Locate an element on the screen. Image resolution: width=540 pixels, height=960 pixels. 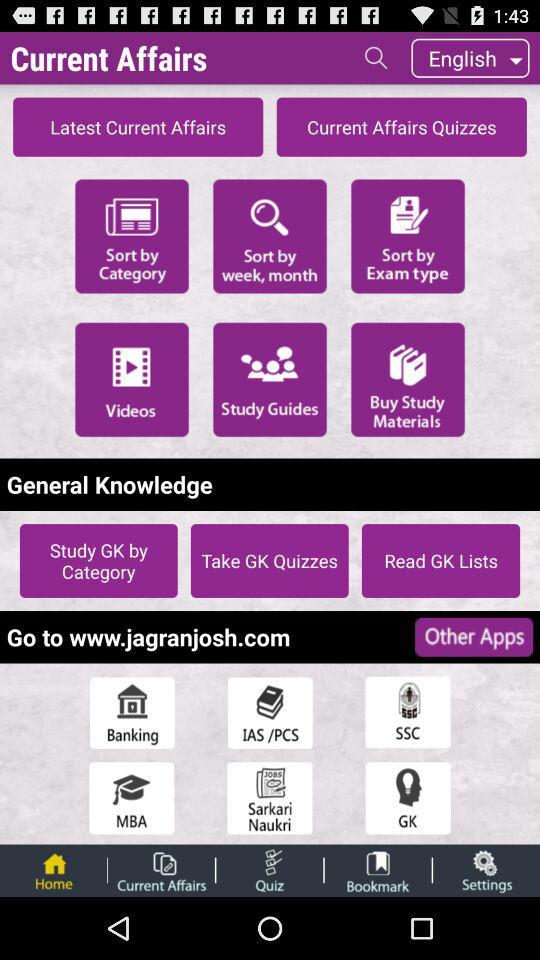
the icon to the left of take gk quizzes item is located at coordinates (97, 560).